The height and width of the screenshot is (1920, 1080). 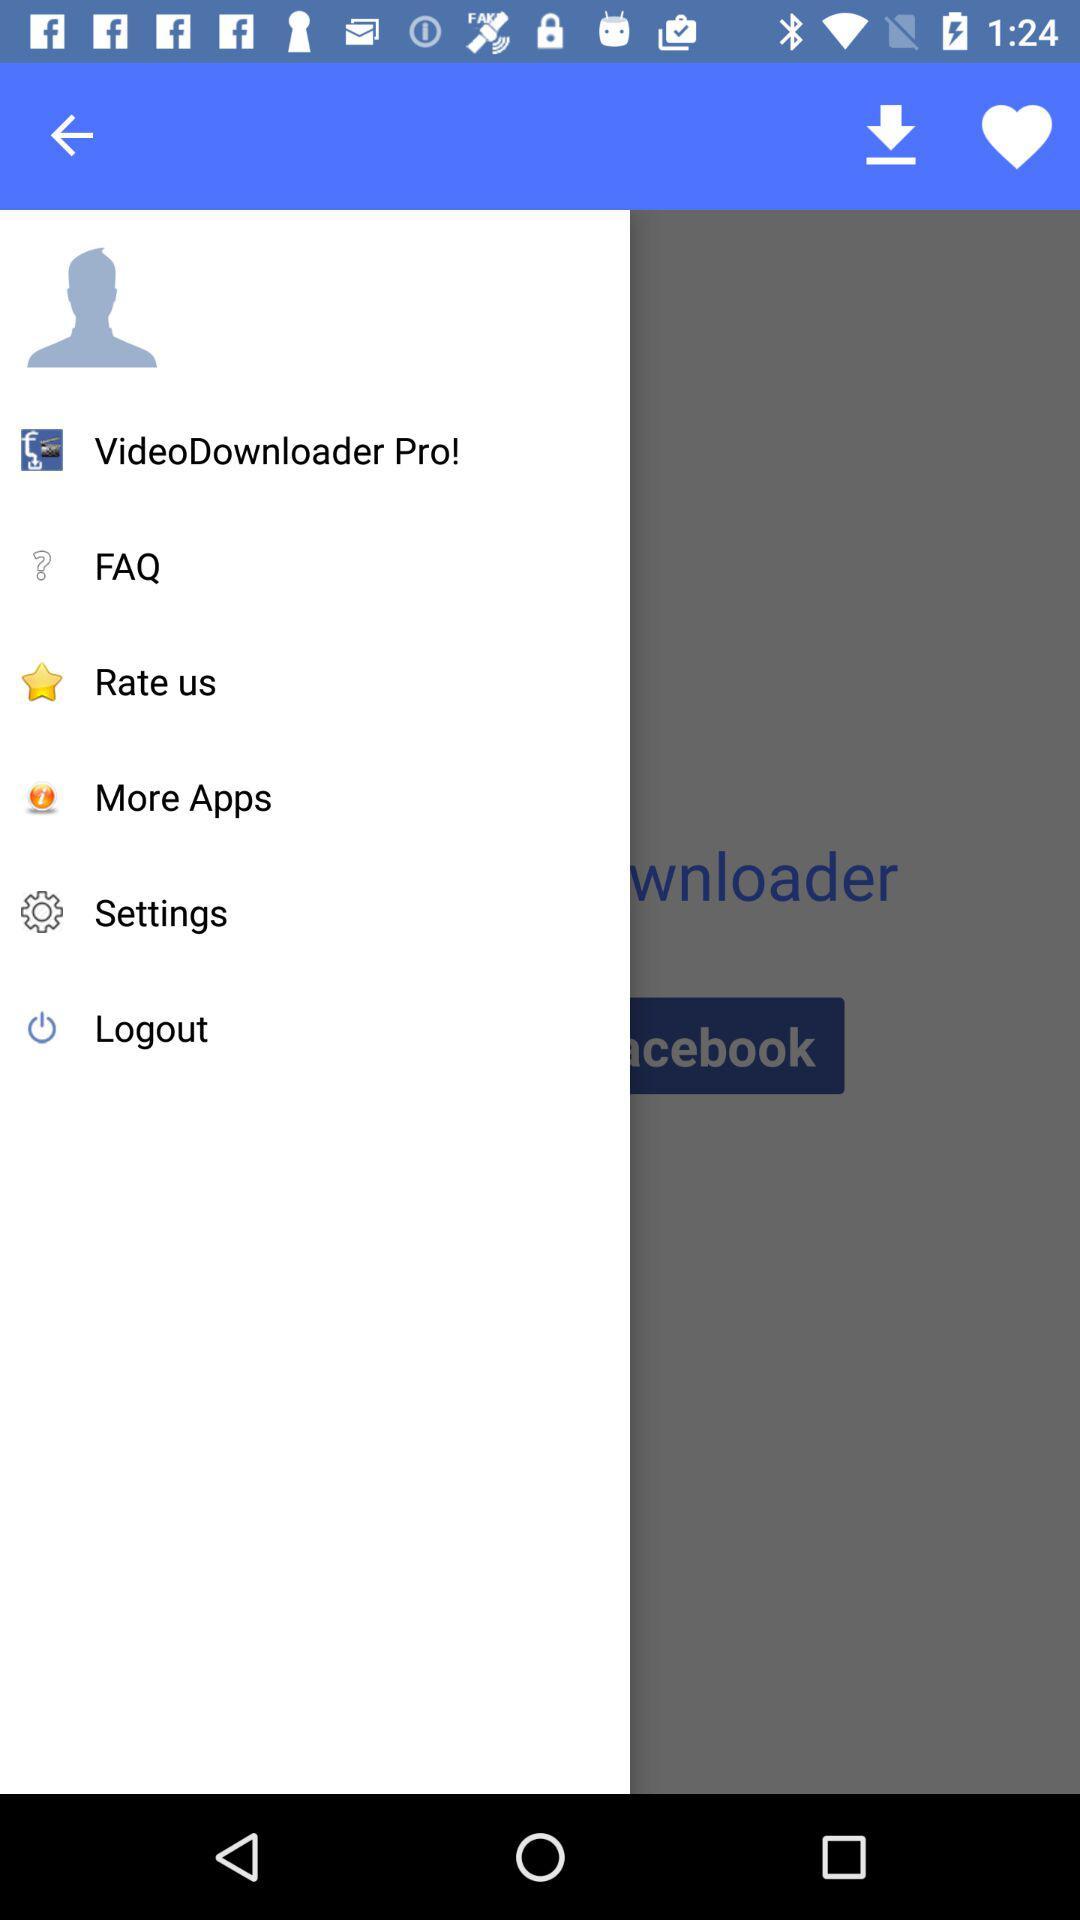 I want to click on item above the rate us icon, so click(x=127, y=564).